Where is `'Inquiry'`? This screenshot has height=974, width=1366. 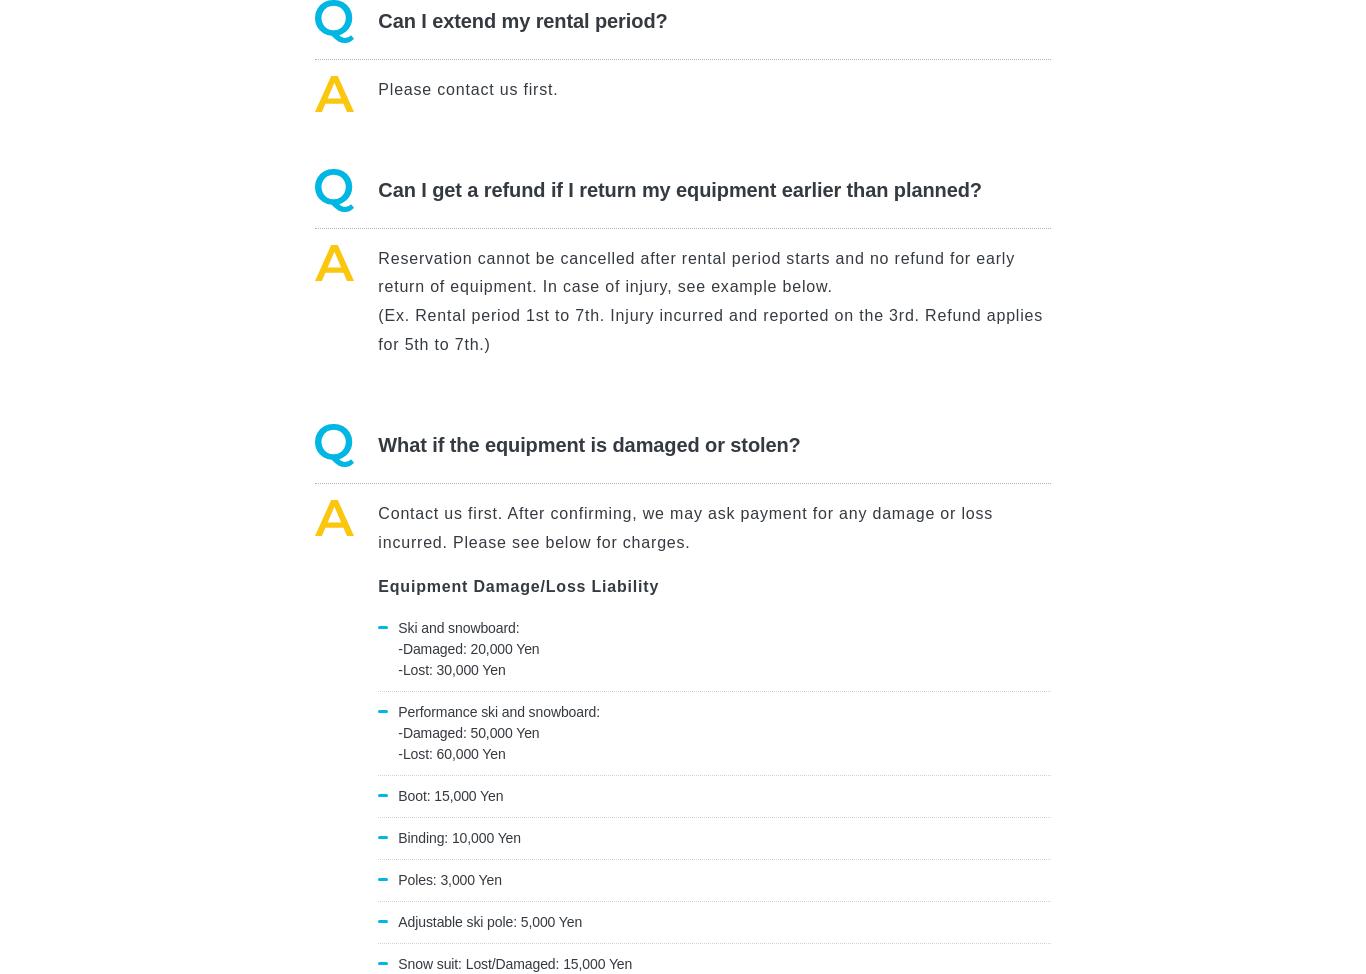
'Inquiry' is located at coordinates (1002, 29).